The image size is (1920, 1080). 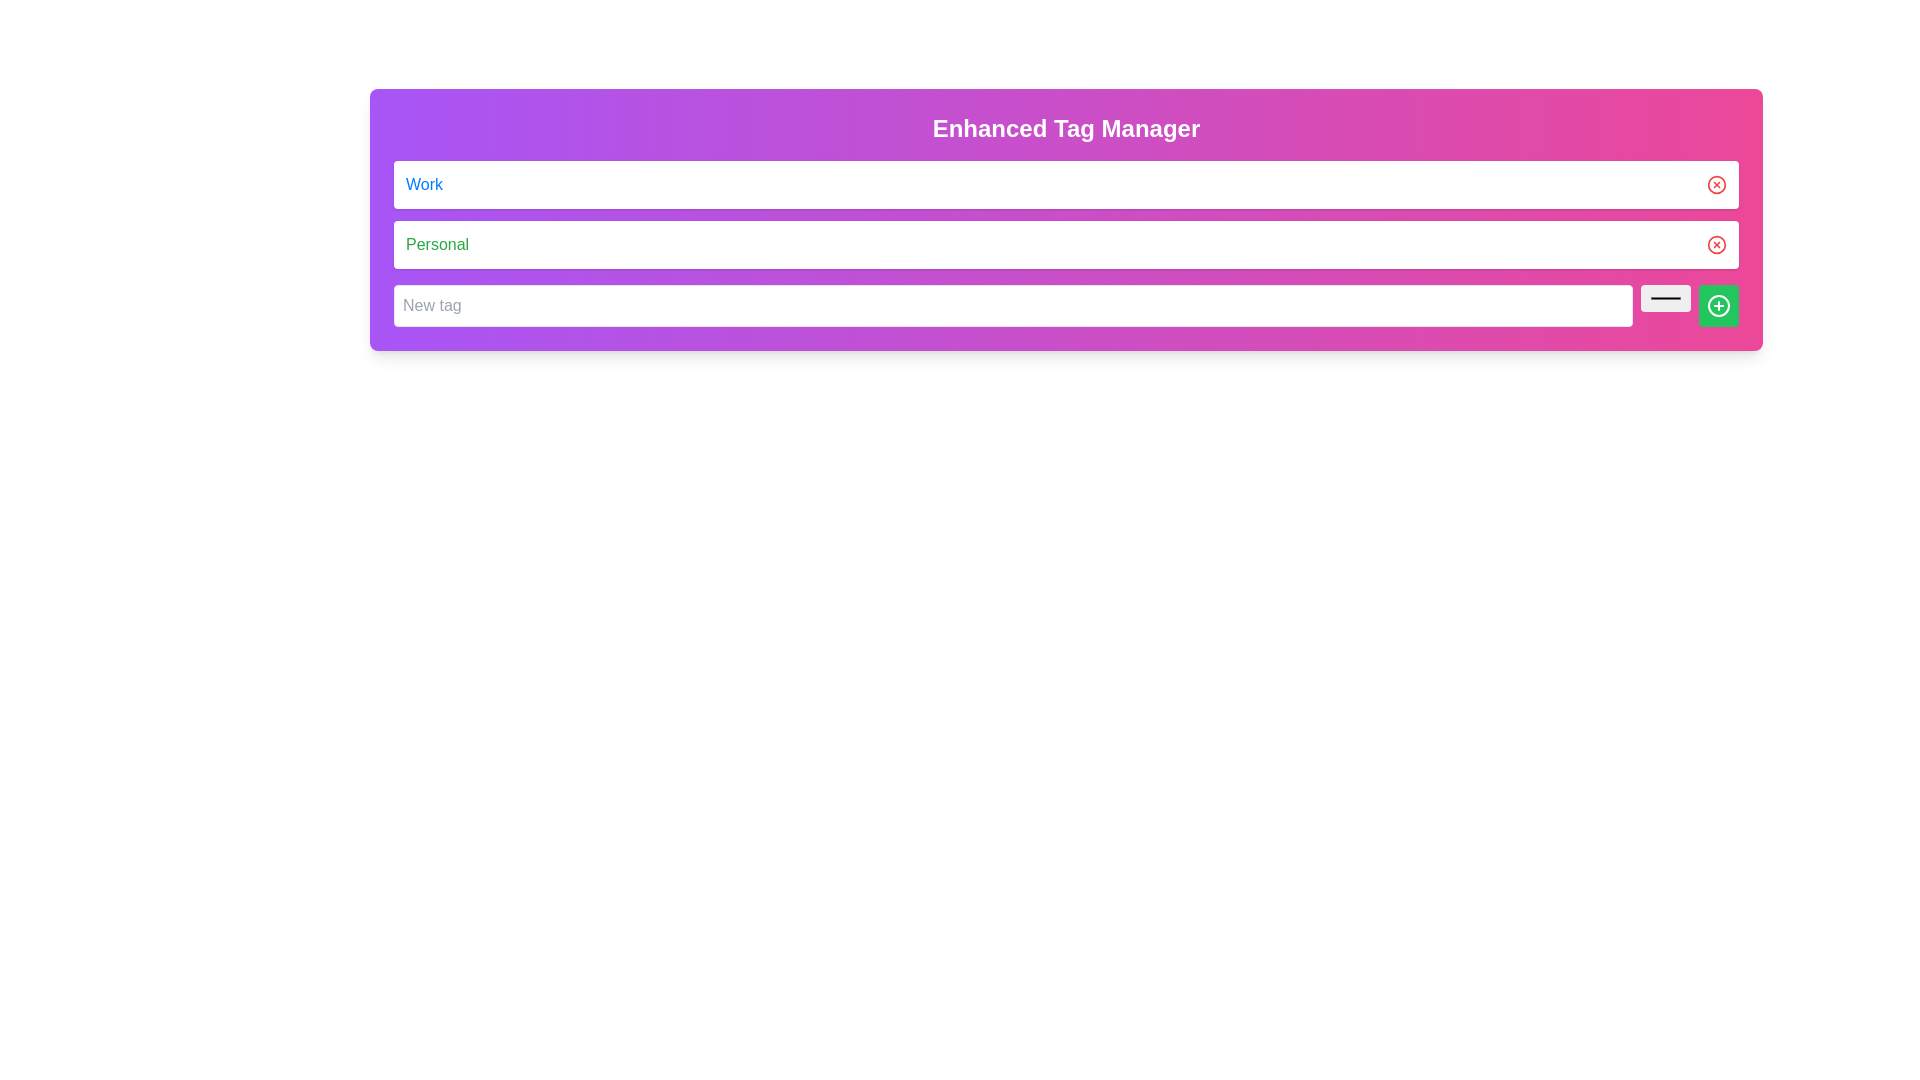 What do you see at coordinates (1717, 305) in the screenshot?
I see `the button located on the far-right side of the tag input field row` at bounding box center [1717, 305].